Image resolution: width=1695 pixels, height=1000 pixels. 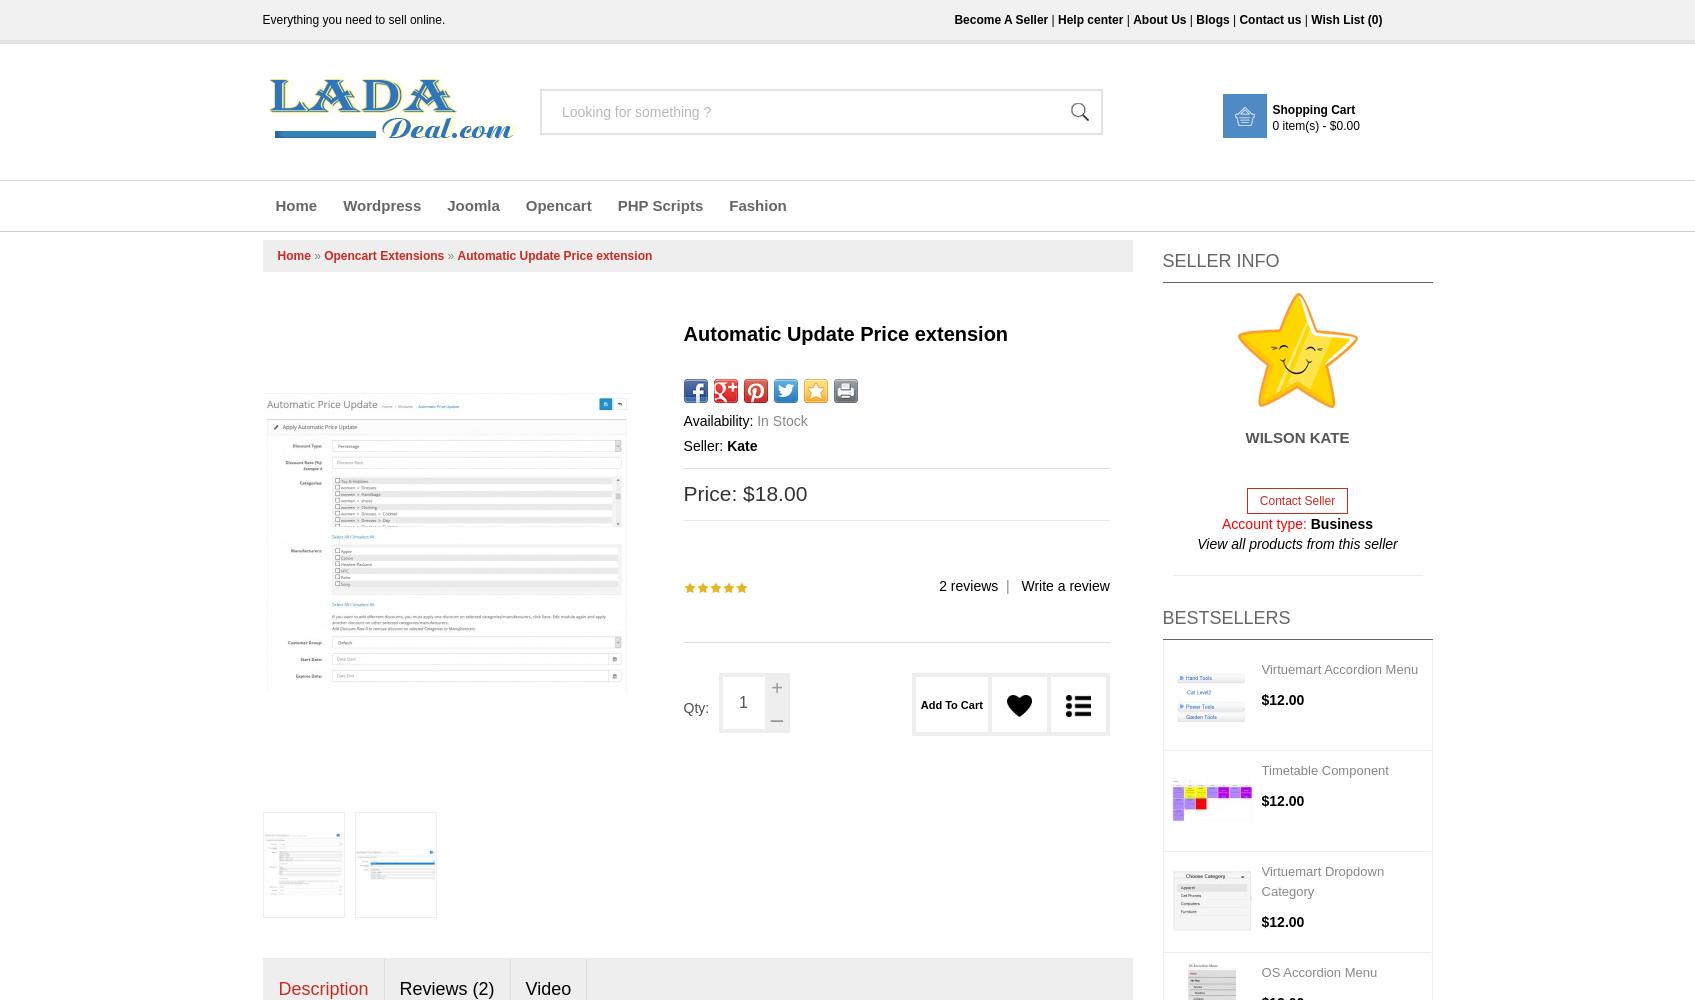 What do you see at coordinates (1322, 881) in the screenshot?
I see `'Virtuemart Dropdown Category'` at bounding box center [1322, 881].